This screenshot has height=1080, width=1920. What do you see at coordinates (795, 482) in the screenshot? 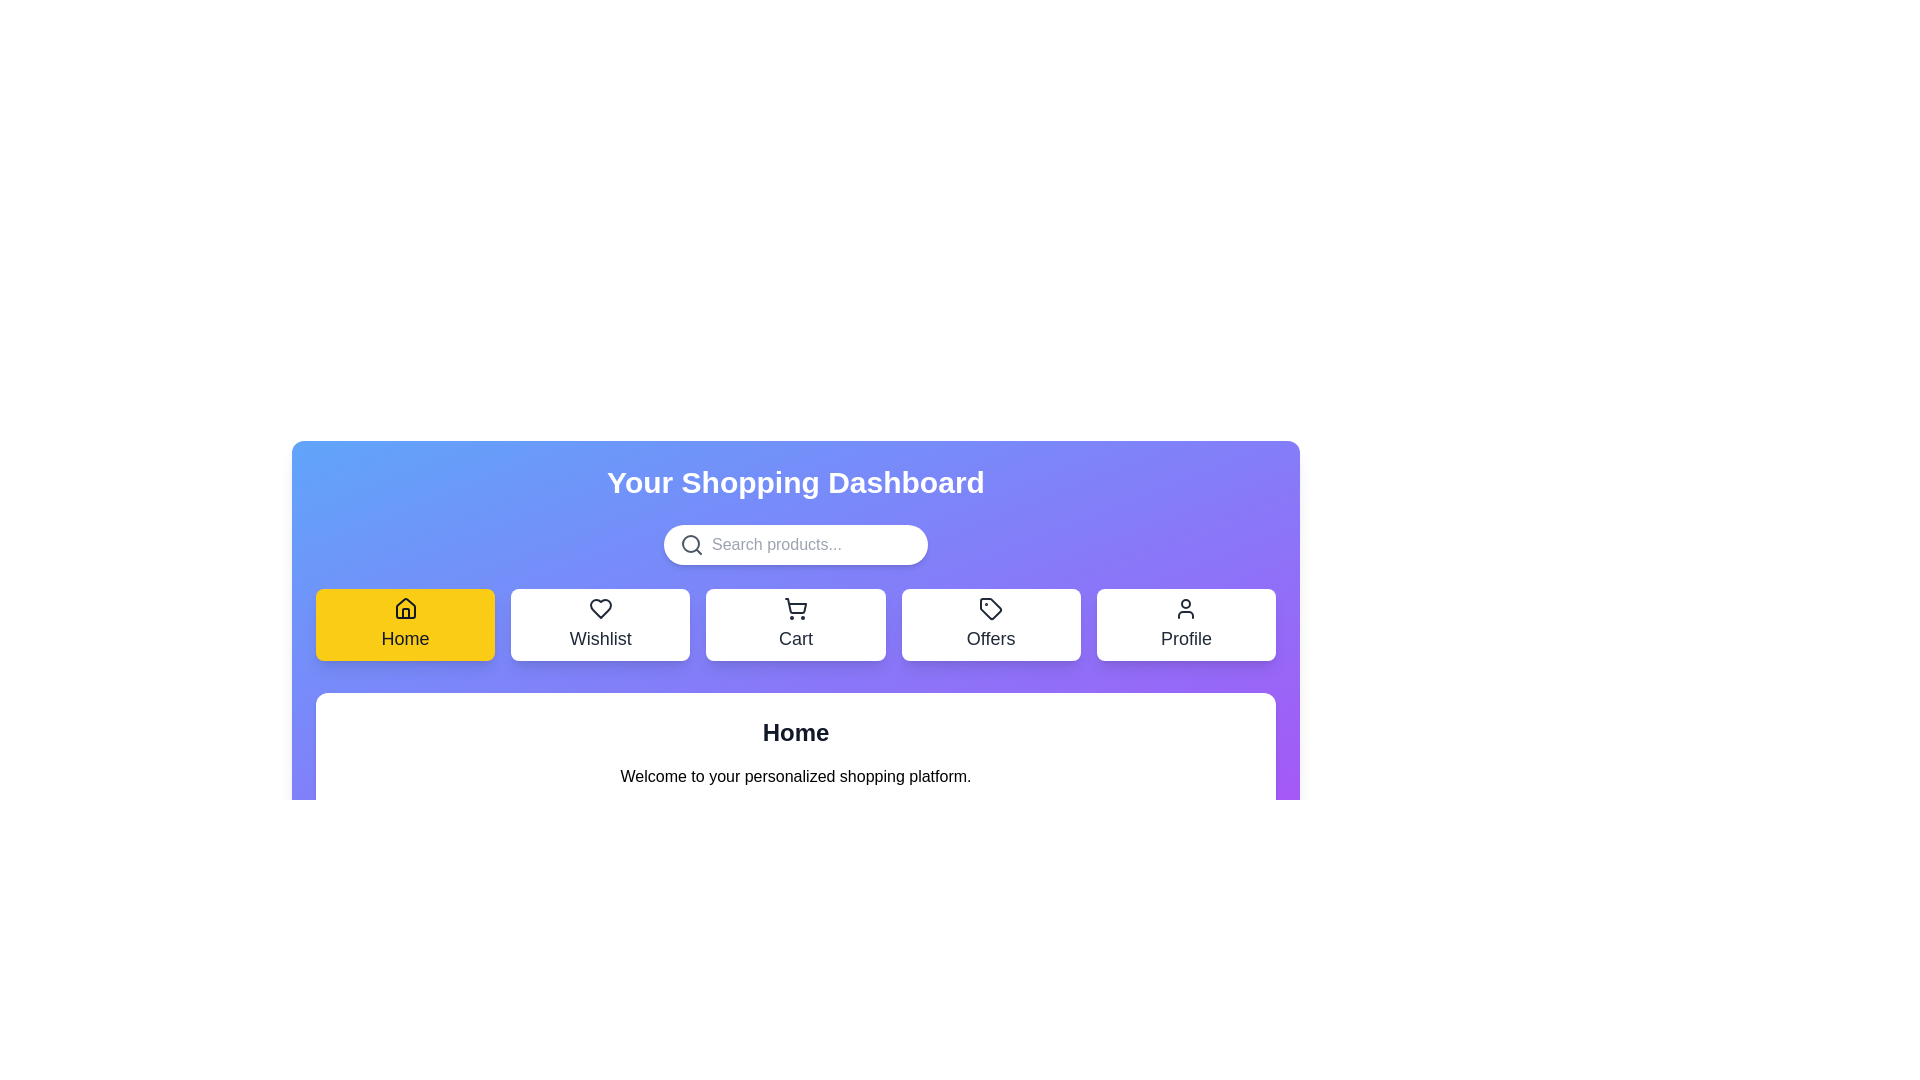
I see `the main title or header text label located at the top center of the interface, indicating the user's current context within the application` at bounding box center [795, 482].